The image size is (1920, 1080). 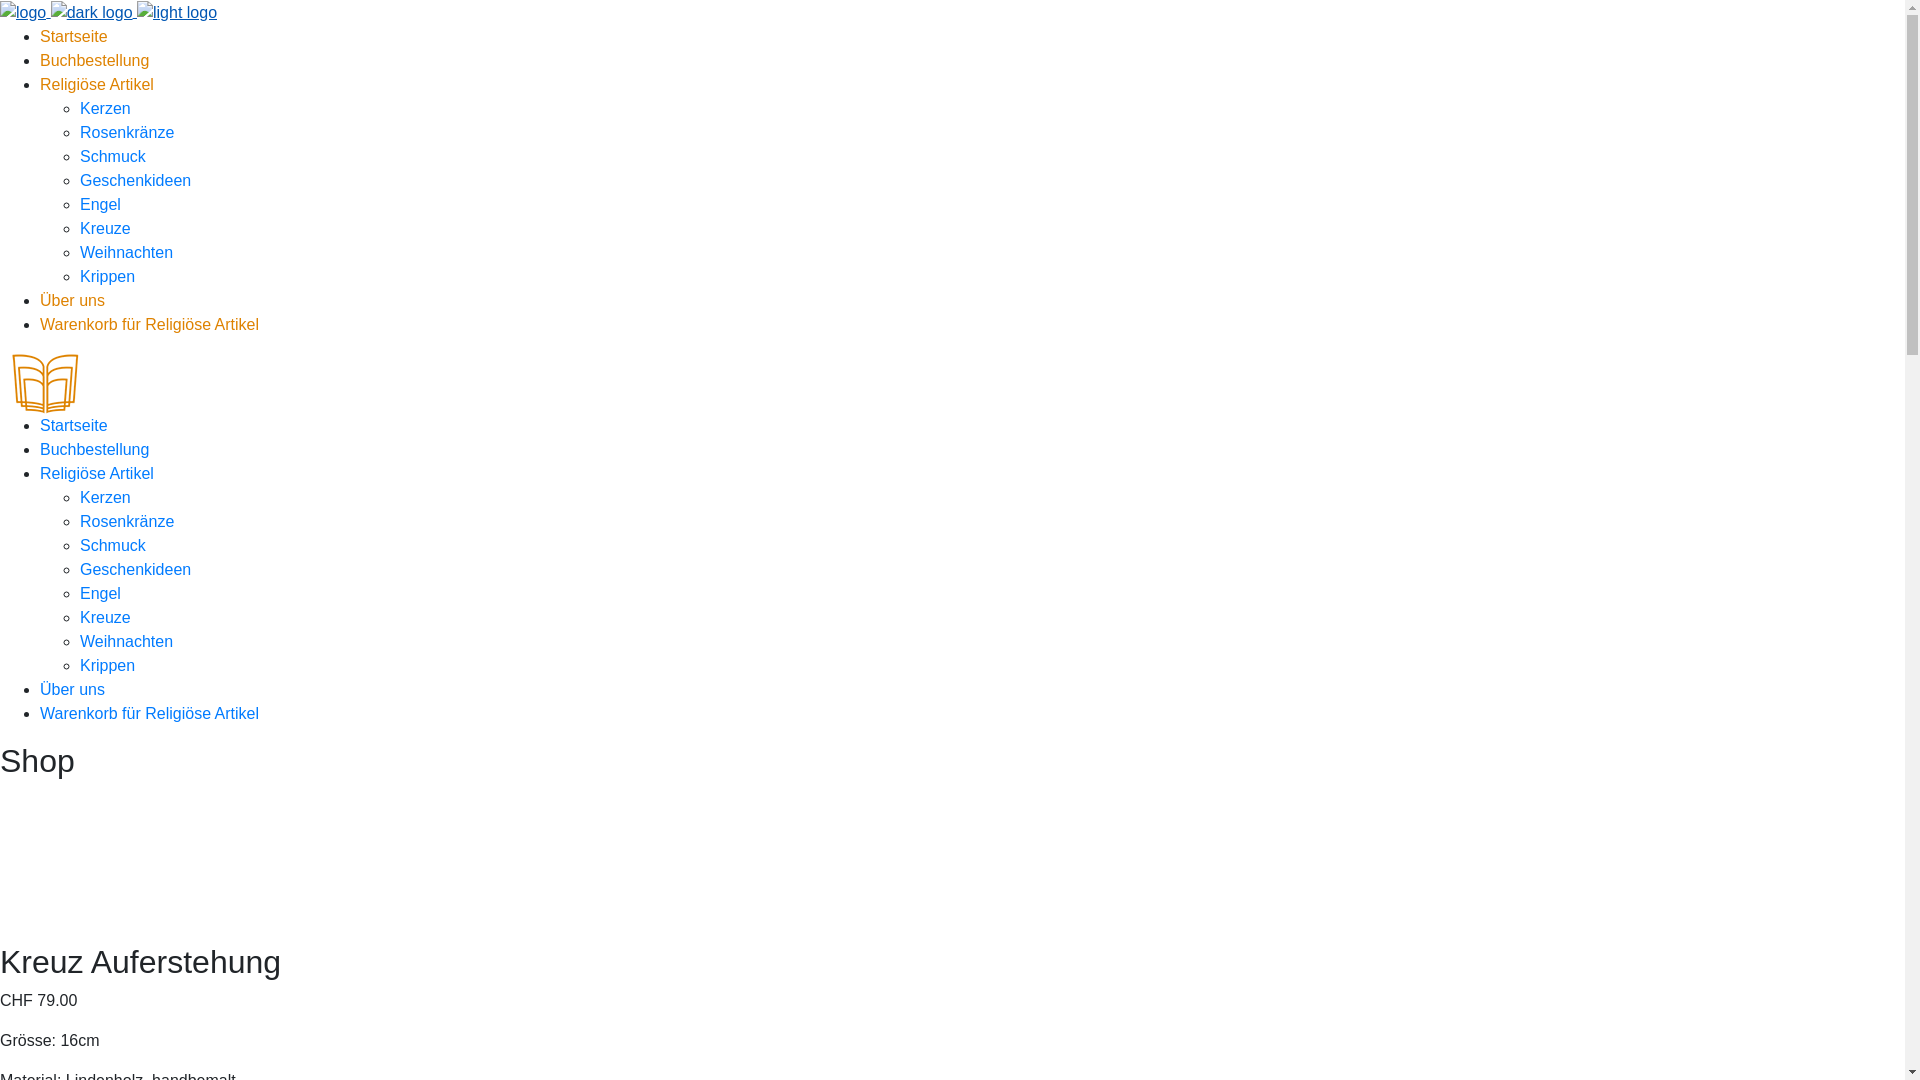 What do you see at coordinates (80, 180) in the screenshot?
I see `'Geschenkideen'` at bounding box center [80, 180].